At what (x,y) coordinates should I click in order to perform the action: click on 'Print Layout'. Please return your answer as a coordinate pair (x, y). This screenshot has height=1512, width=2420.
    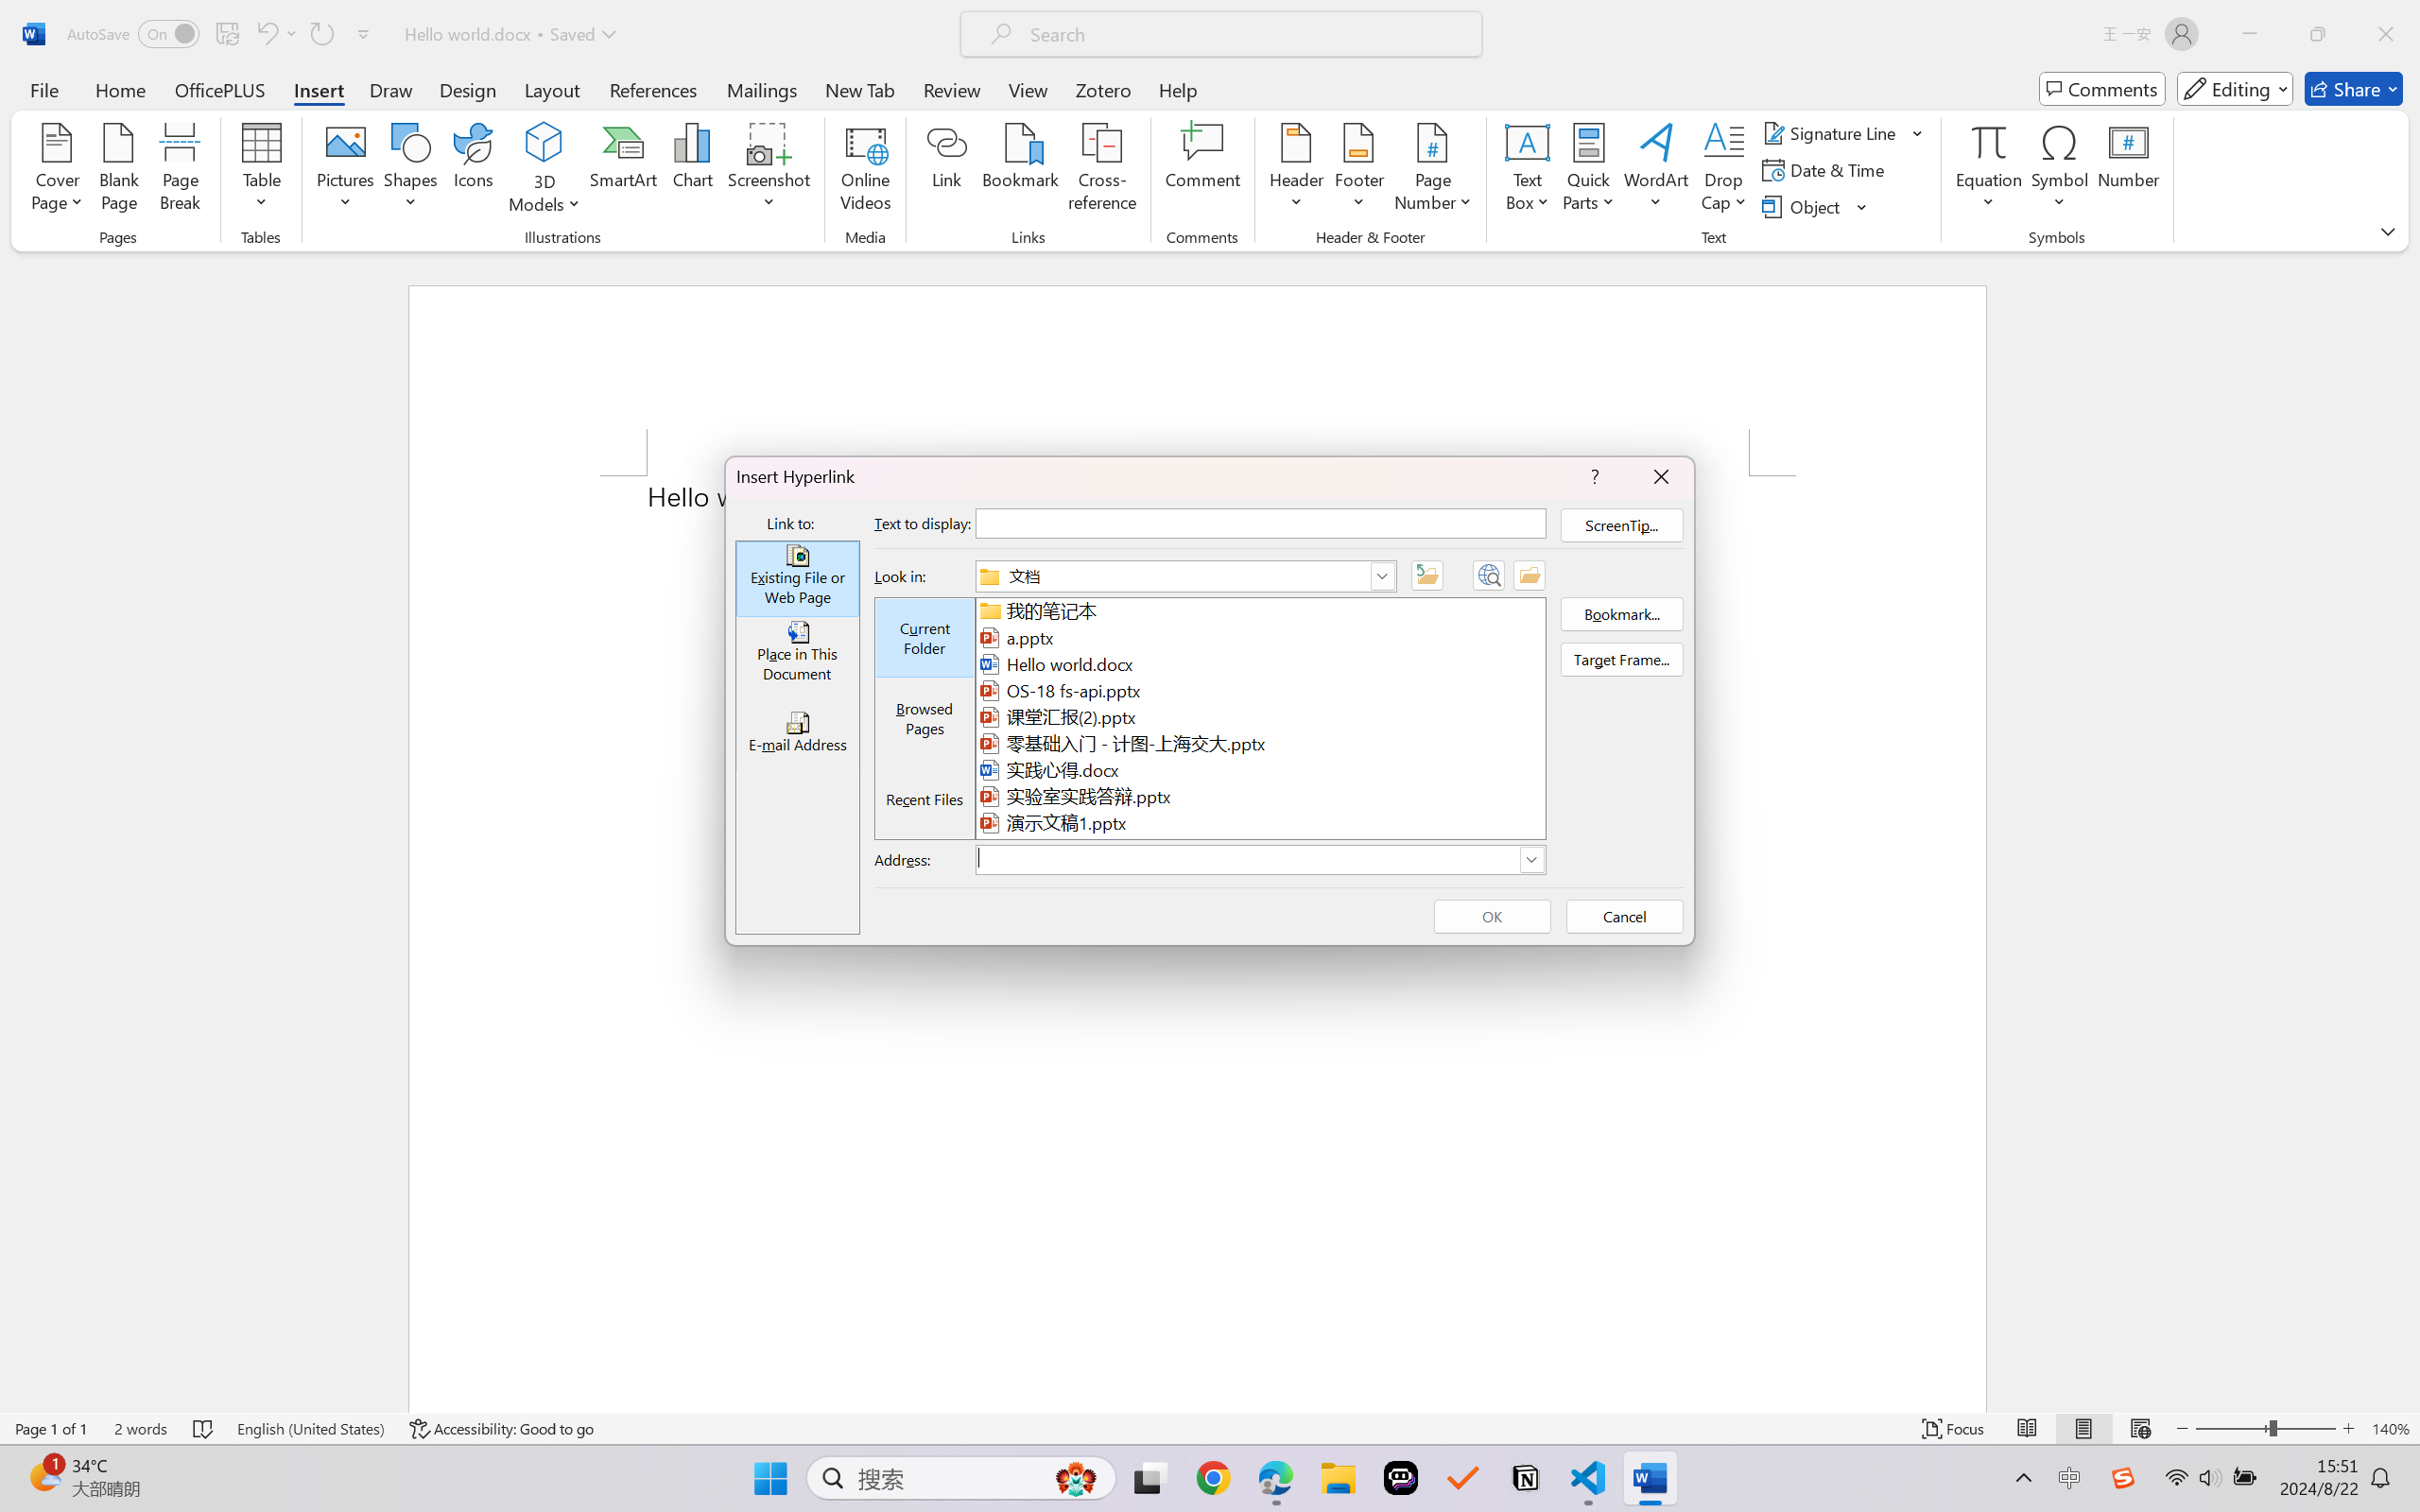
    Looking at the image, I should click on (2083, 1428).